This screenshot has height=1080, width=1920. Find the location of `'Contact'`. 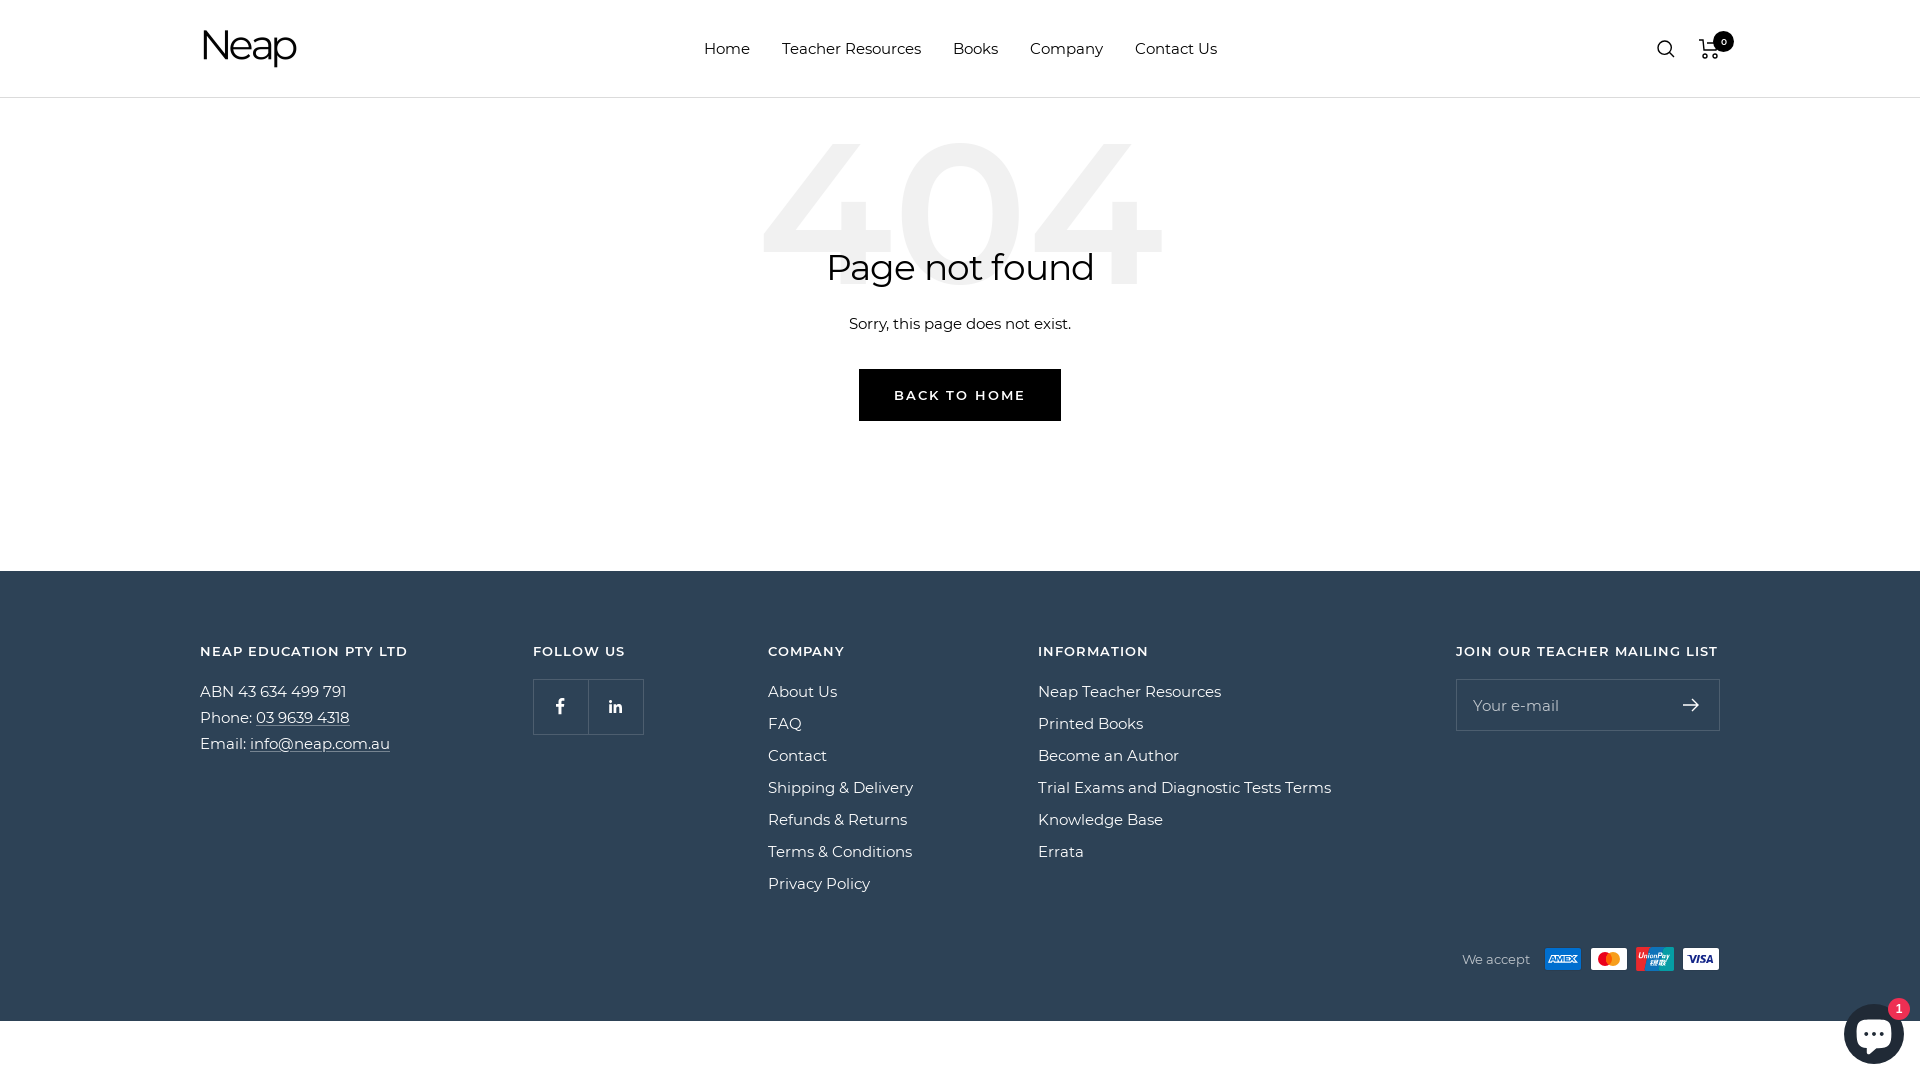

'Contact' is located at coordinates (796, 756).